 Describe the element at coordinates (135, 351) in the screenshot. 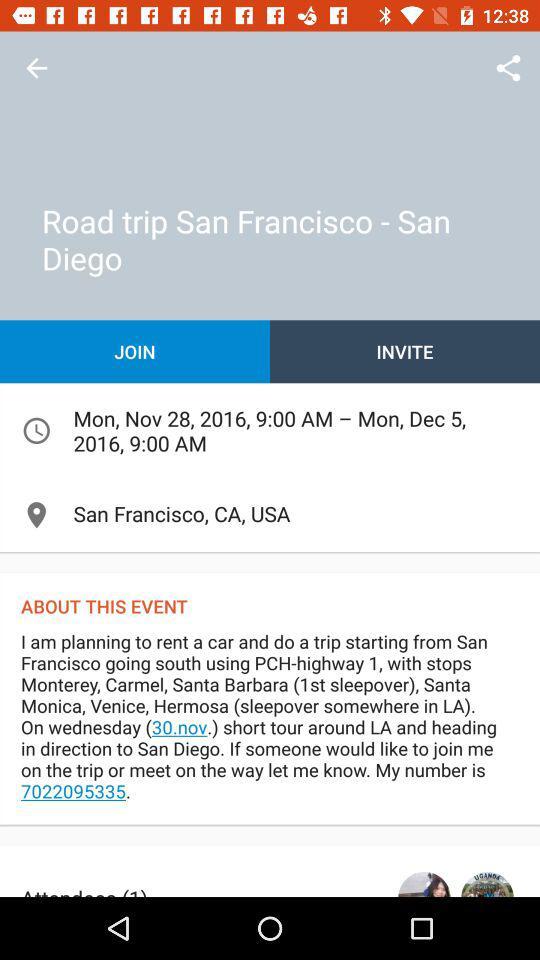

I see `join icon` at that location.